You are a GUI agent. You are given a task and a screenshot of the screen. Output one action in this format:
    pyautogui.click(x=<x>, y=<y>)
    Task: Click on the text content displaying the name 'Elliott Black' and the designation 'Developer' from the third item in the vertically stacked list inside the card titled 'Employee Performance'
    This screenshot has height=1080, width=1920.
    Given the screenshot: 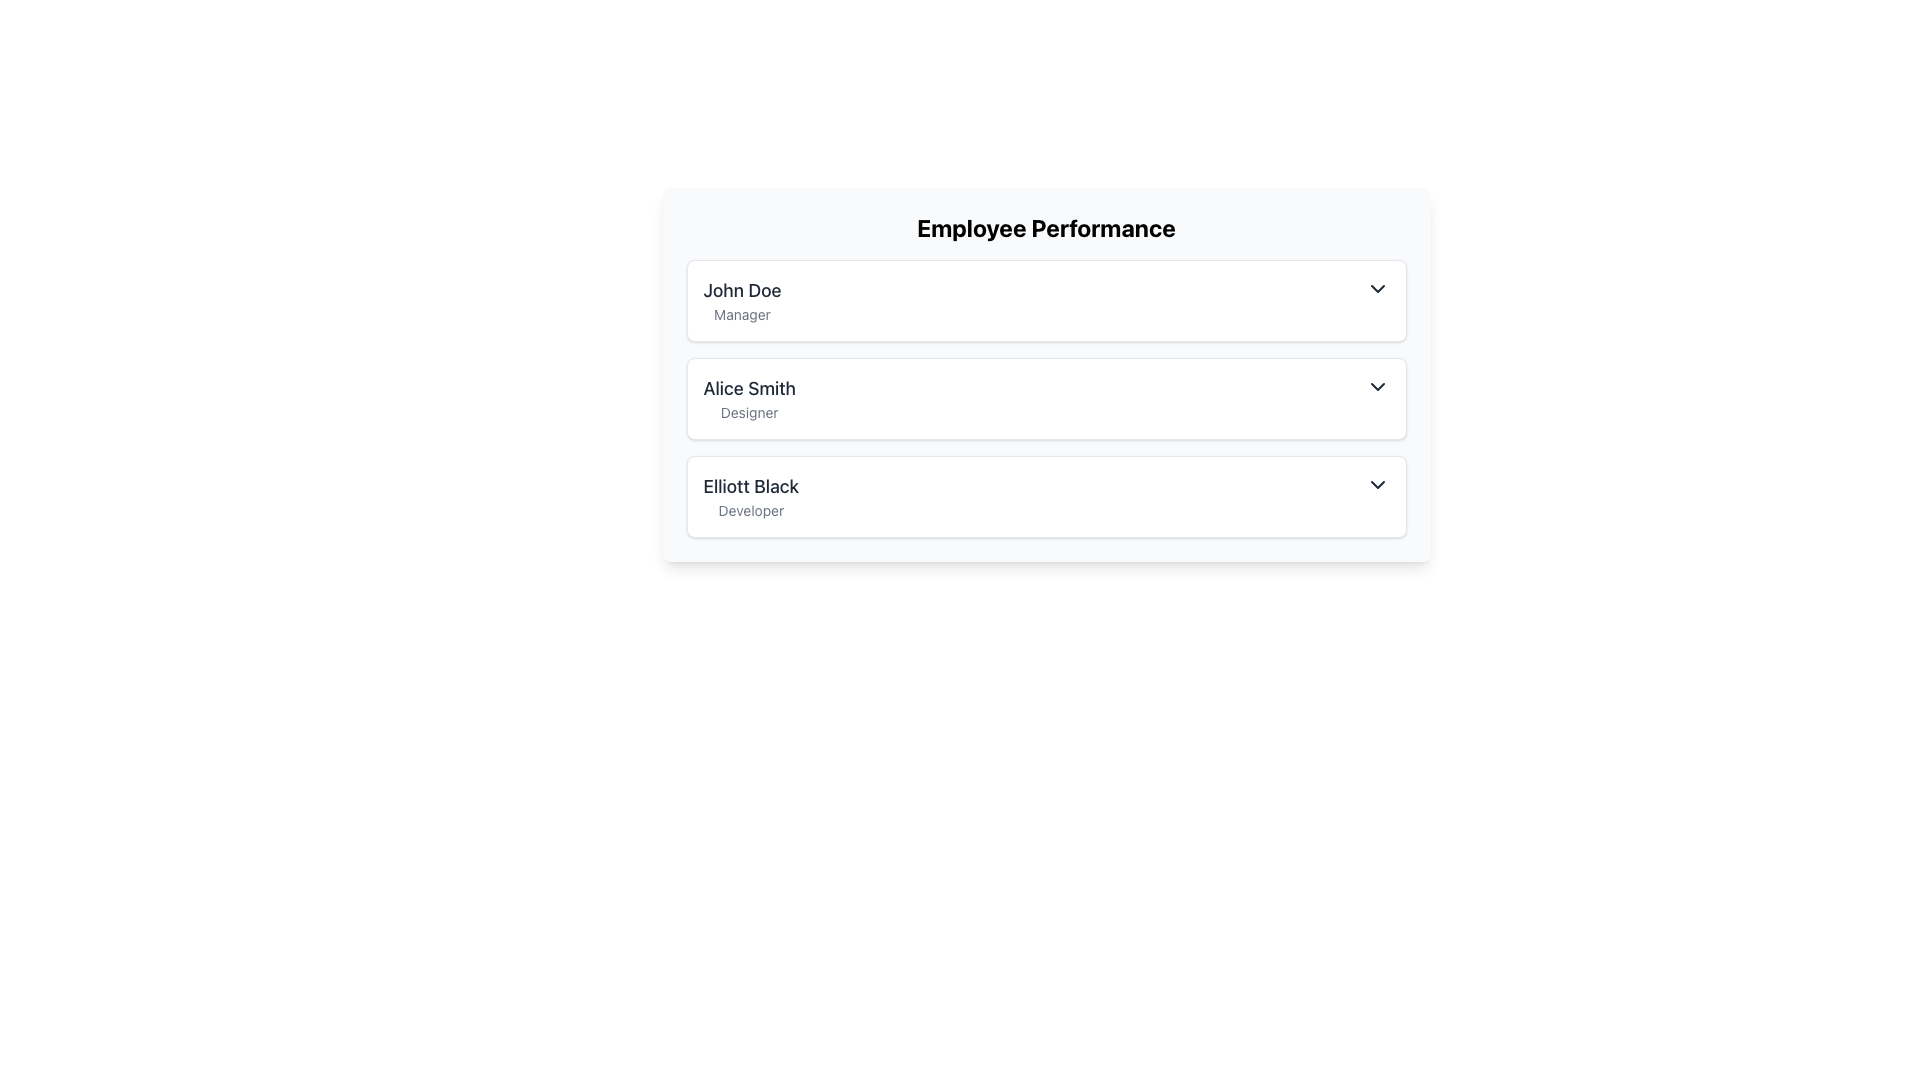 What is the action you would take?
    pyautogui.click(x=750, y=496)
    